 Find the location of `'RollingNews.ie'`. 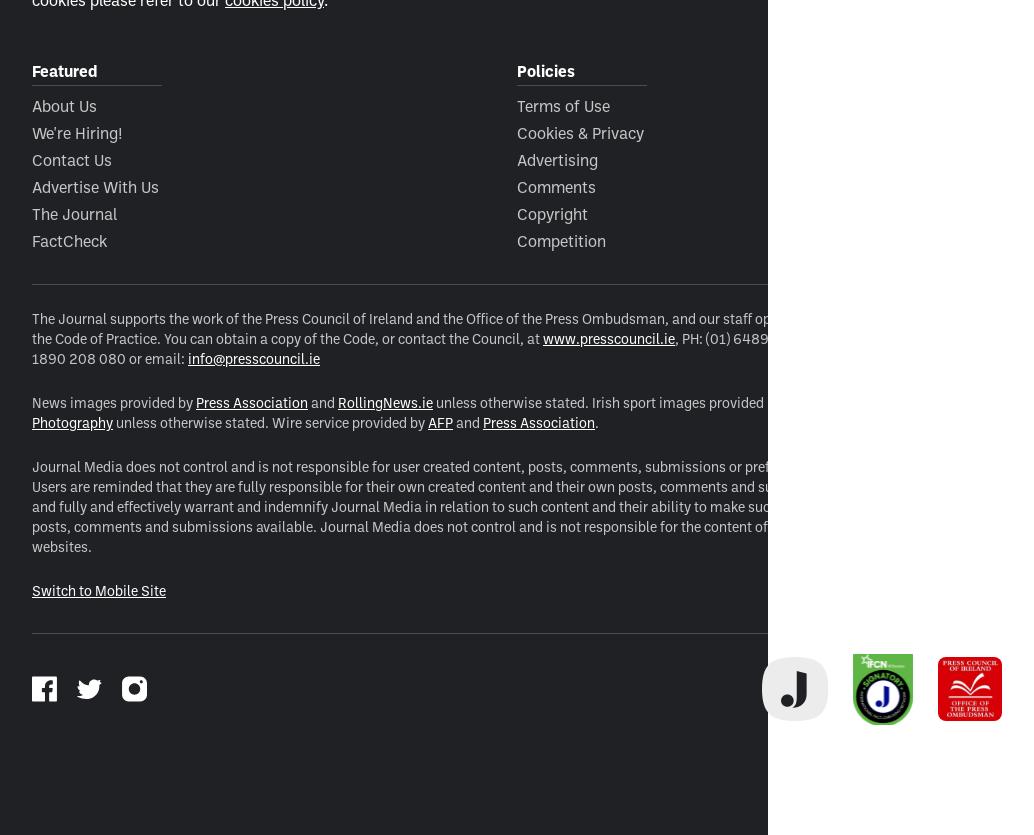

'RollingNews.ie' is located at coordinates (384, 401).